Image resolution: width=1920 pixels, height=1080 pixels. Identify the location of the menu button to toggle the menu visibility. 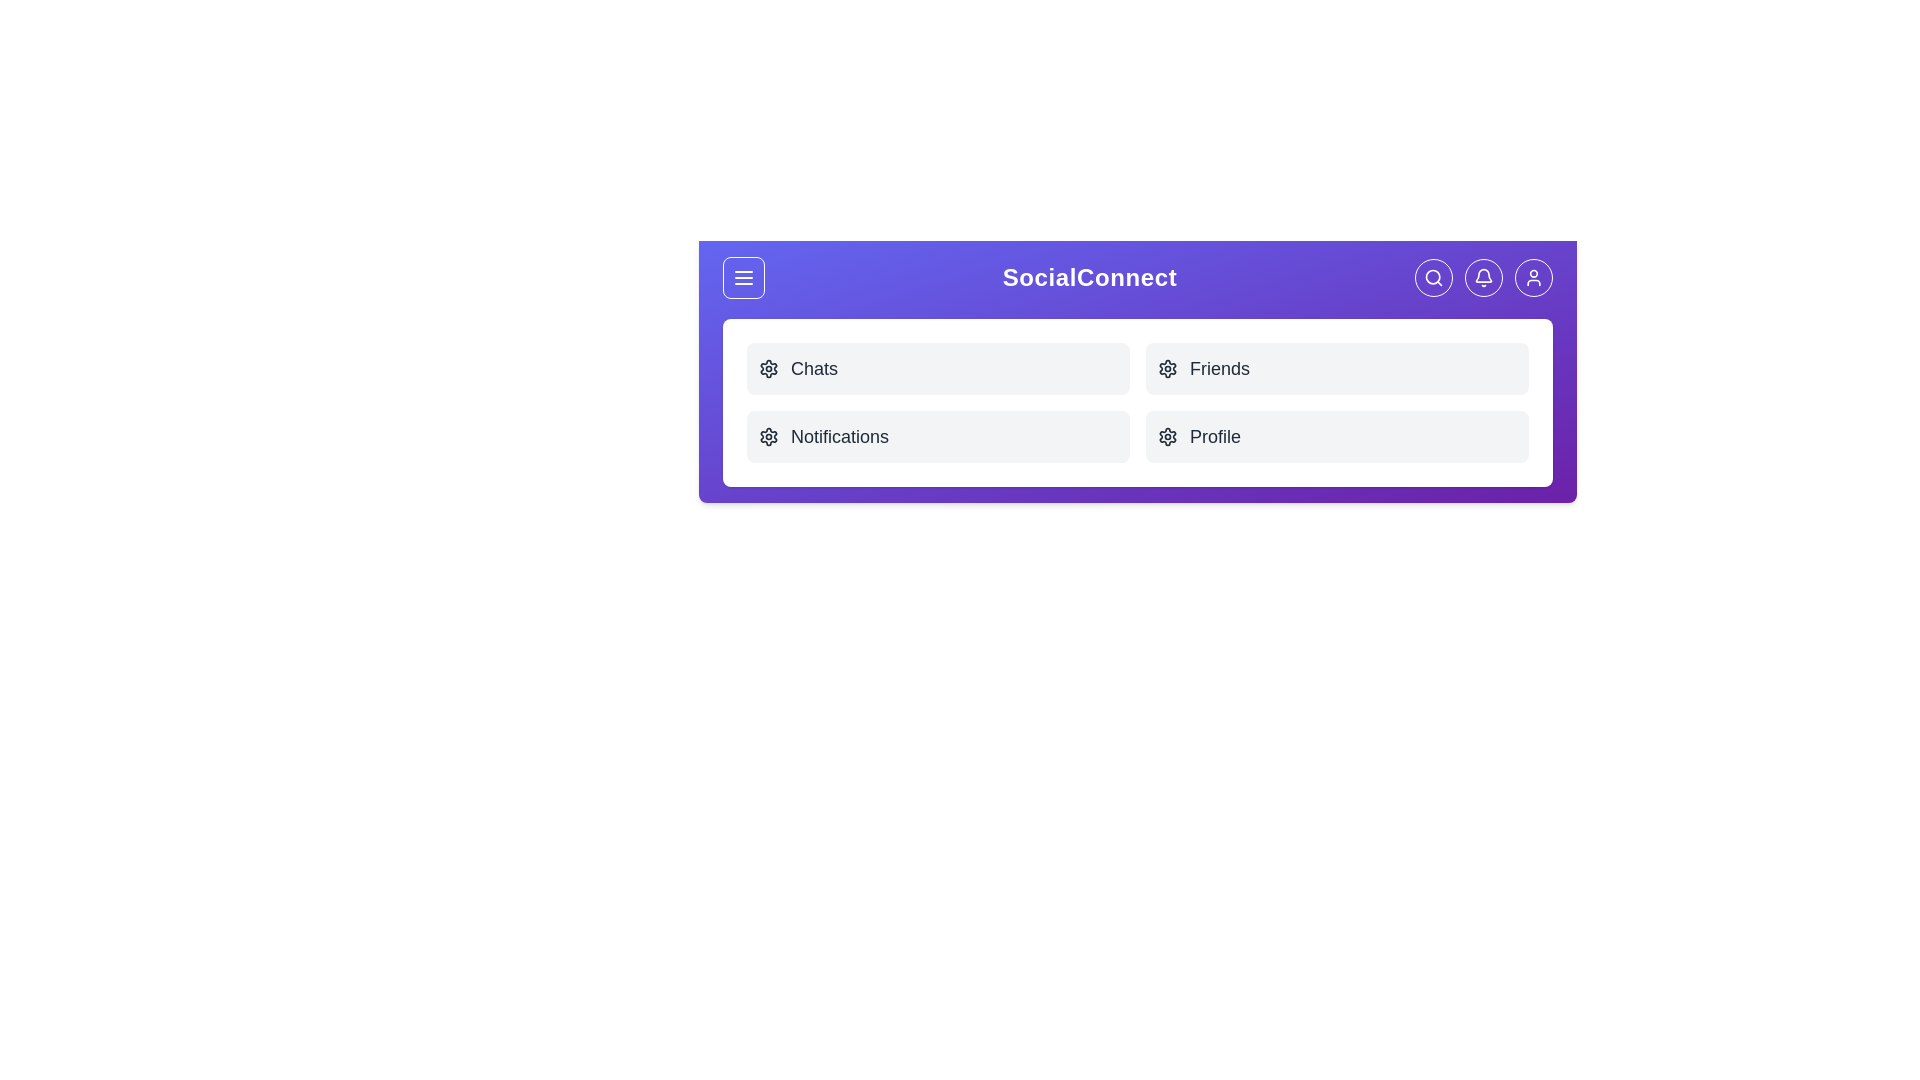
(743, 277).